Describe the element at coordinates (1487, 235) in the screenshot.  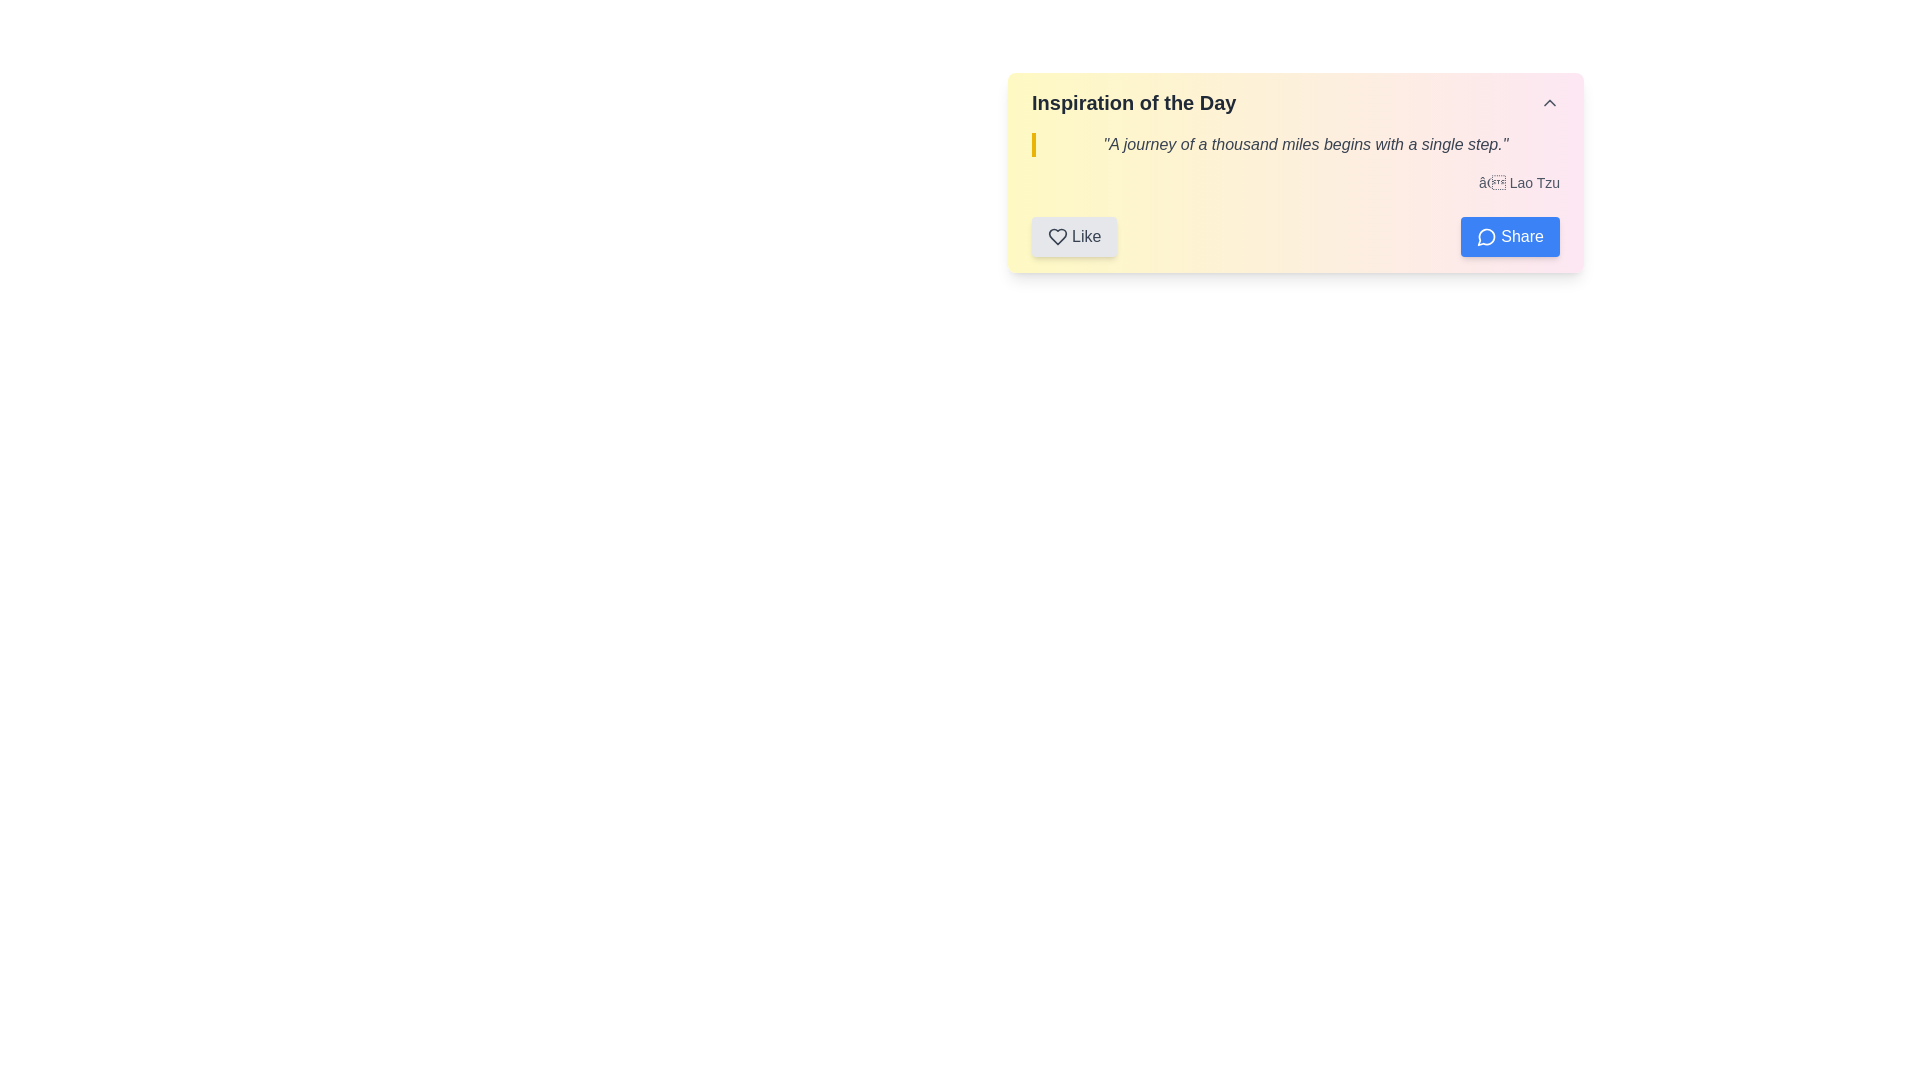
I see `the 'Share' icon located to the left of the text within the 'Share' button at the bottom-right corner of the card element` at that location.